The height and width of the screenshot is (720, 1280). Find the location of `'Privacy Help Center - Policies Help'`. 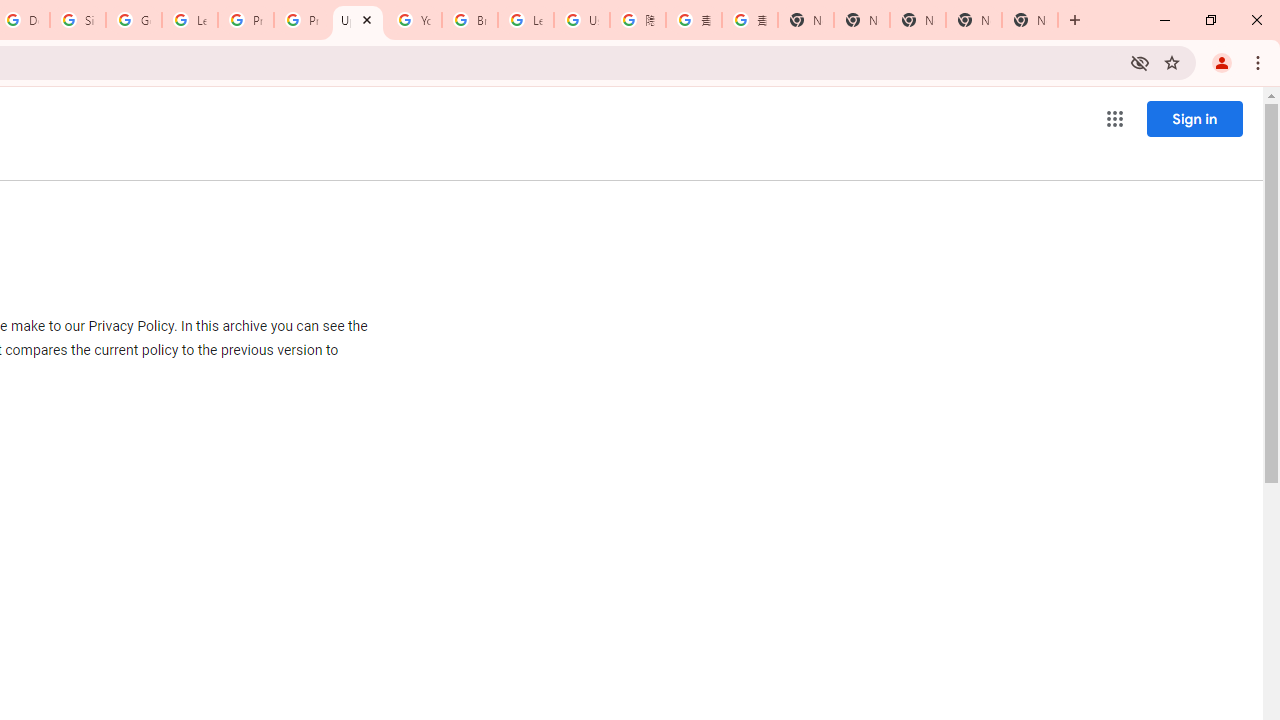

'Privacy Help Center - Policies Help' is located at coordinates (244, 20).